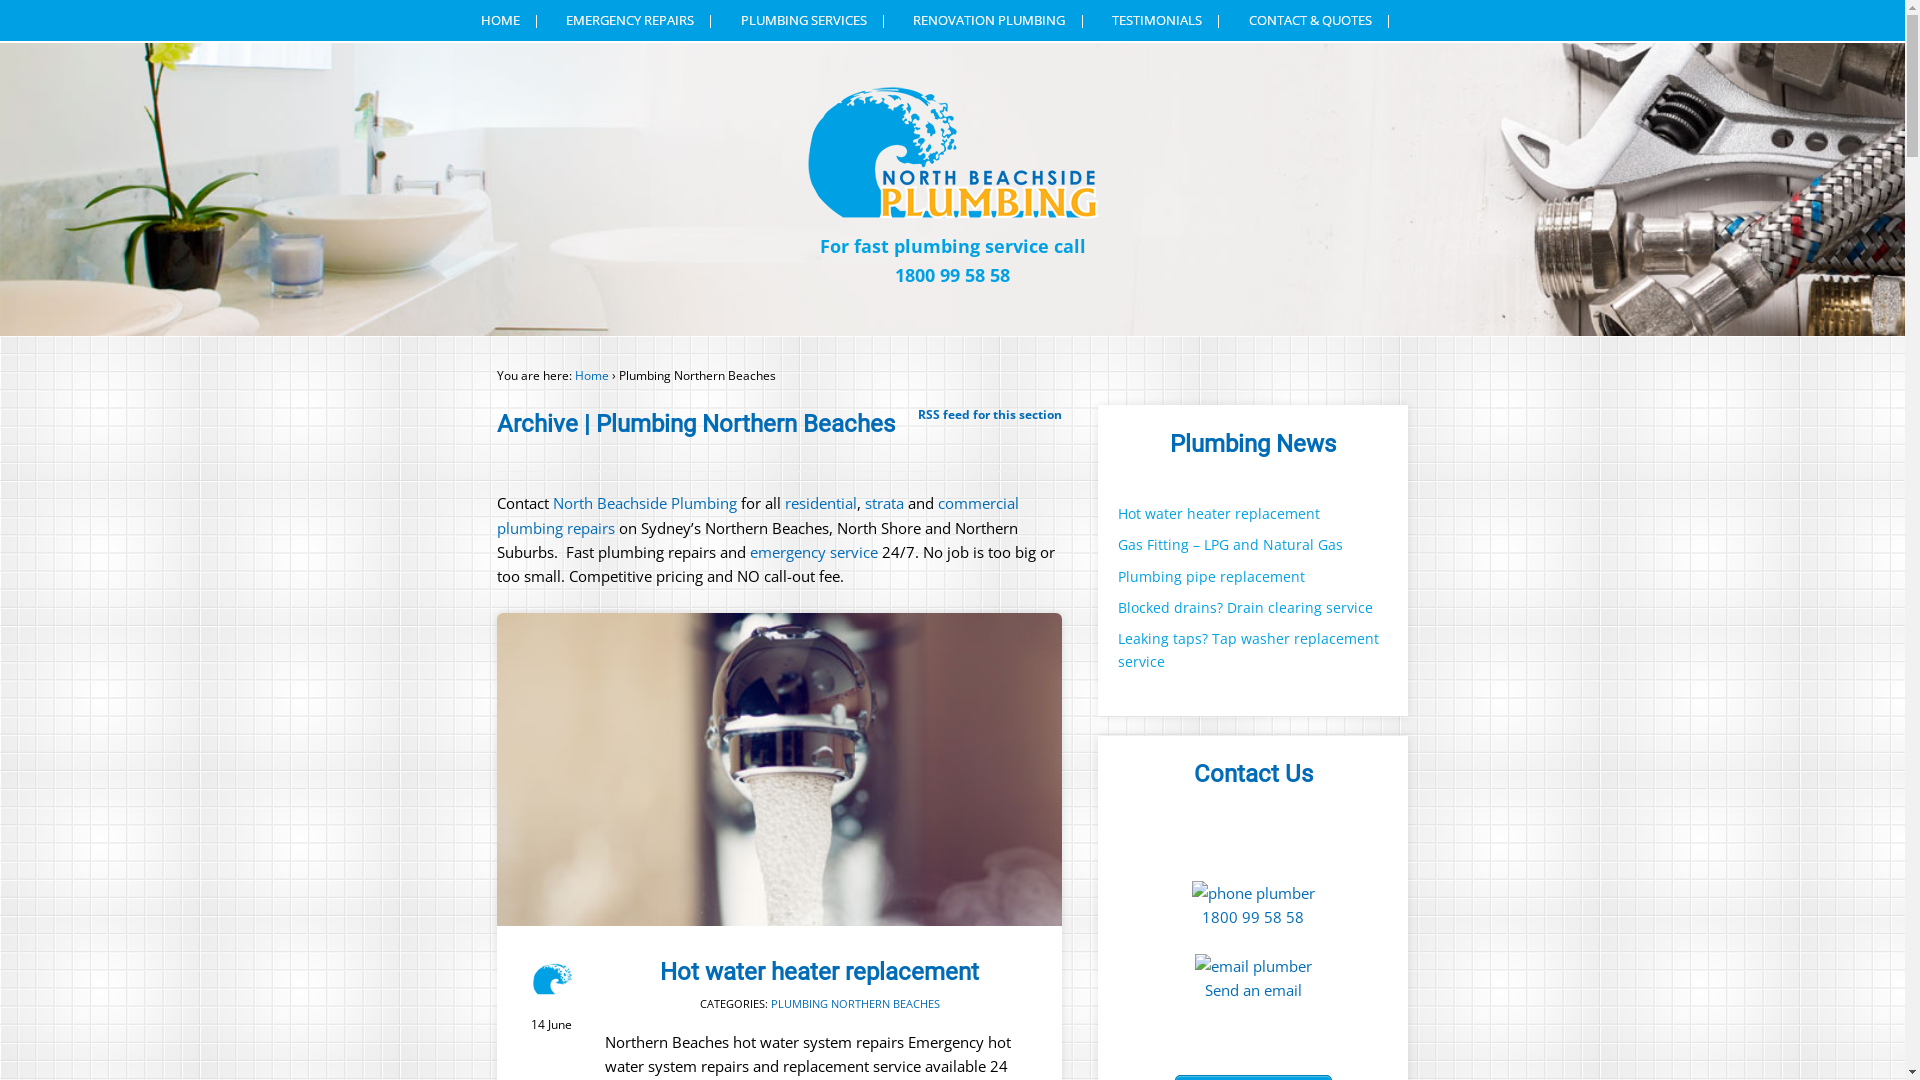 This screenshot has height=1080, width=1920. What do you see at coordinates (814, 20) in the screenshot?
I see `'PLUMBING SERVICES'` at bounding box center [814, 20].